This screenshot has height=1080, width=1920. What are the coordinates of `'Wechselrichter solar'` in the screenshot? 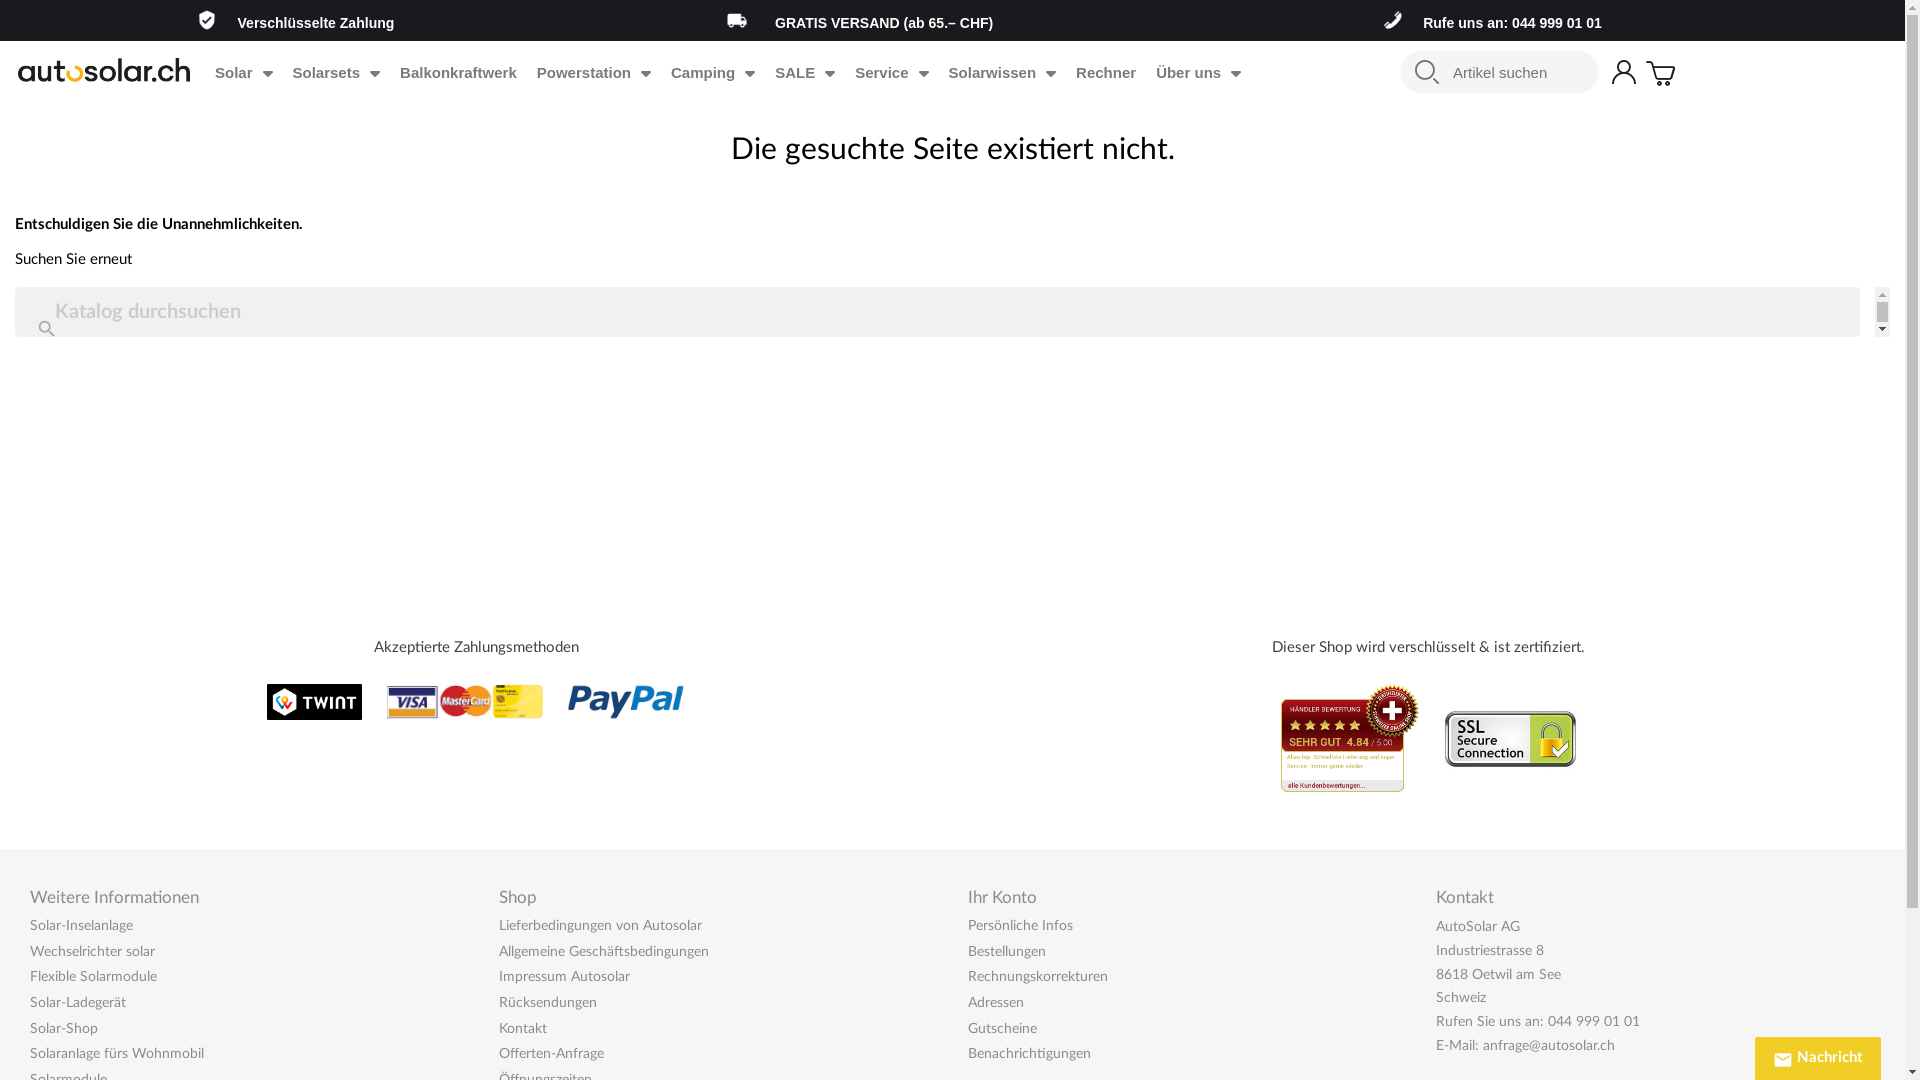 It's located at (91, 951).